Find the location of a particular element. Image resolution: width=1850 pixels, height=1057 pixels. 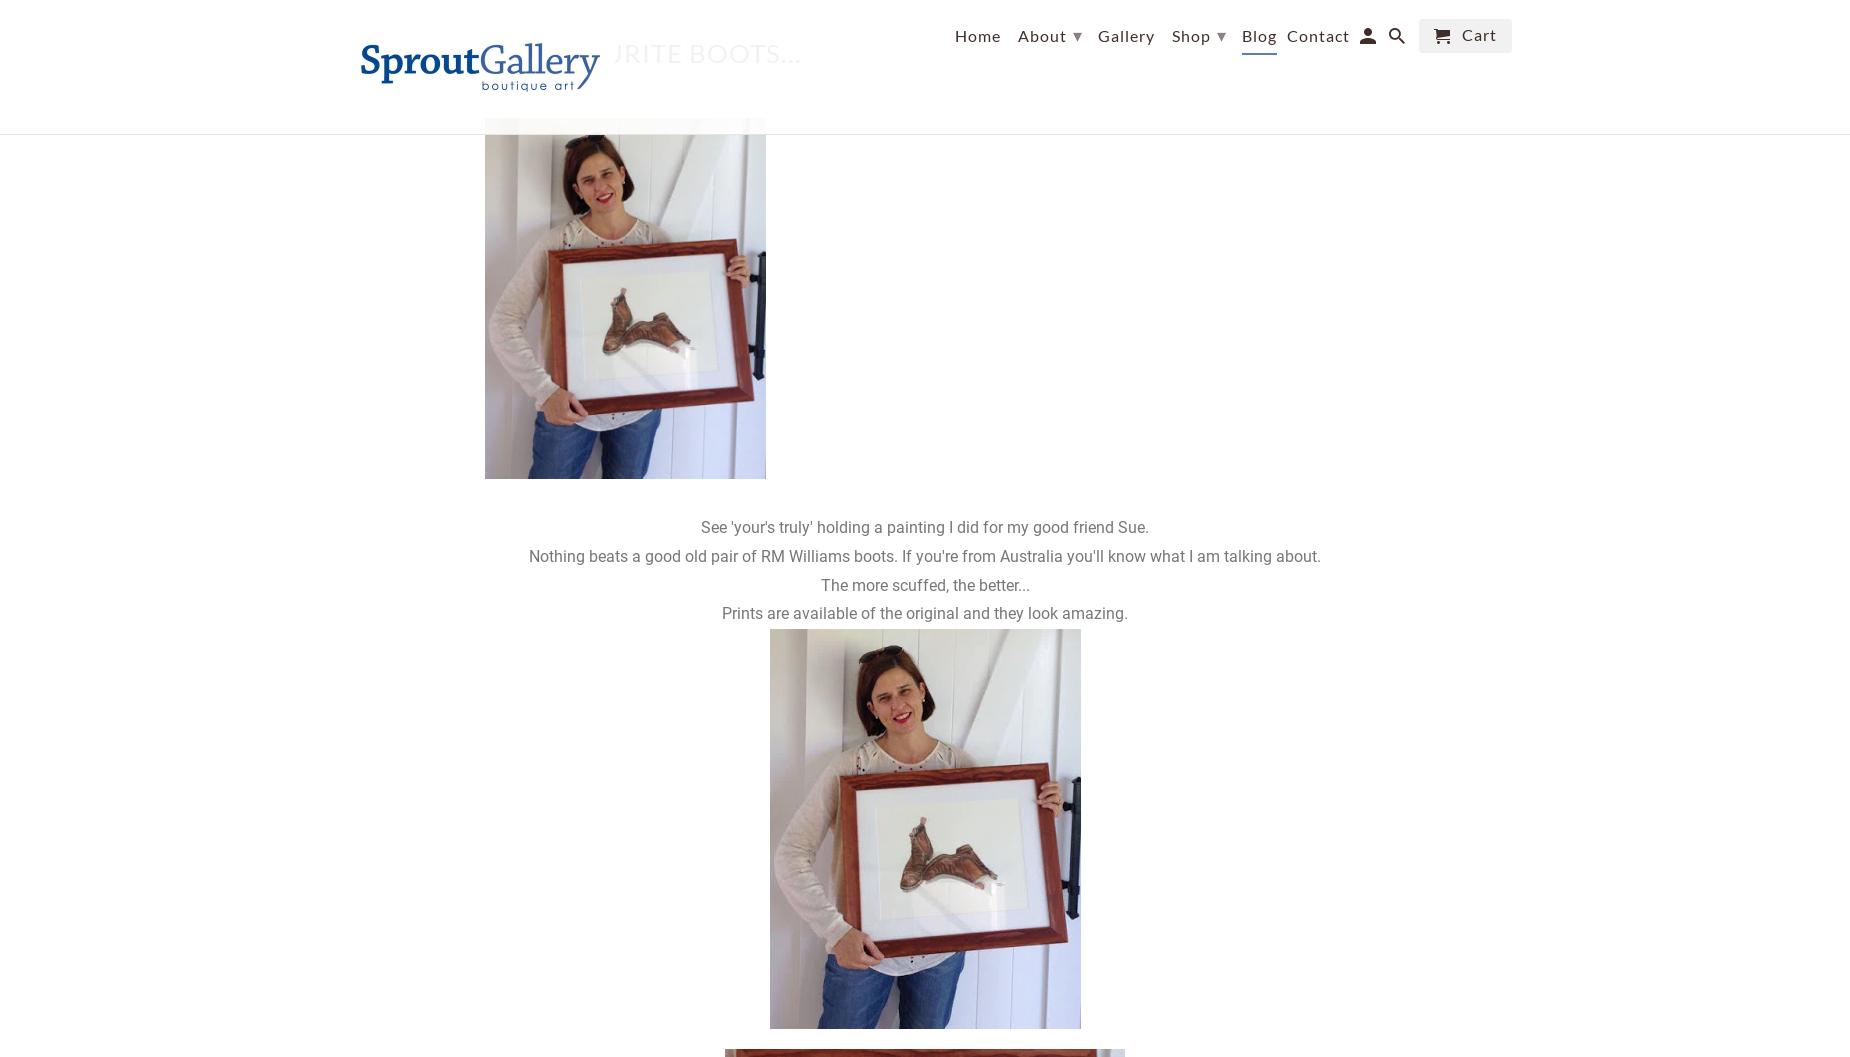

'Gallery' is located at coordinates (1124, 35).